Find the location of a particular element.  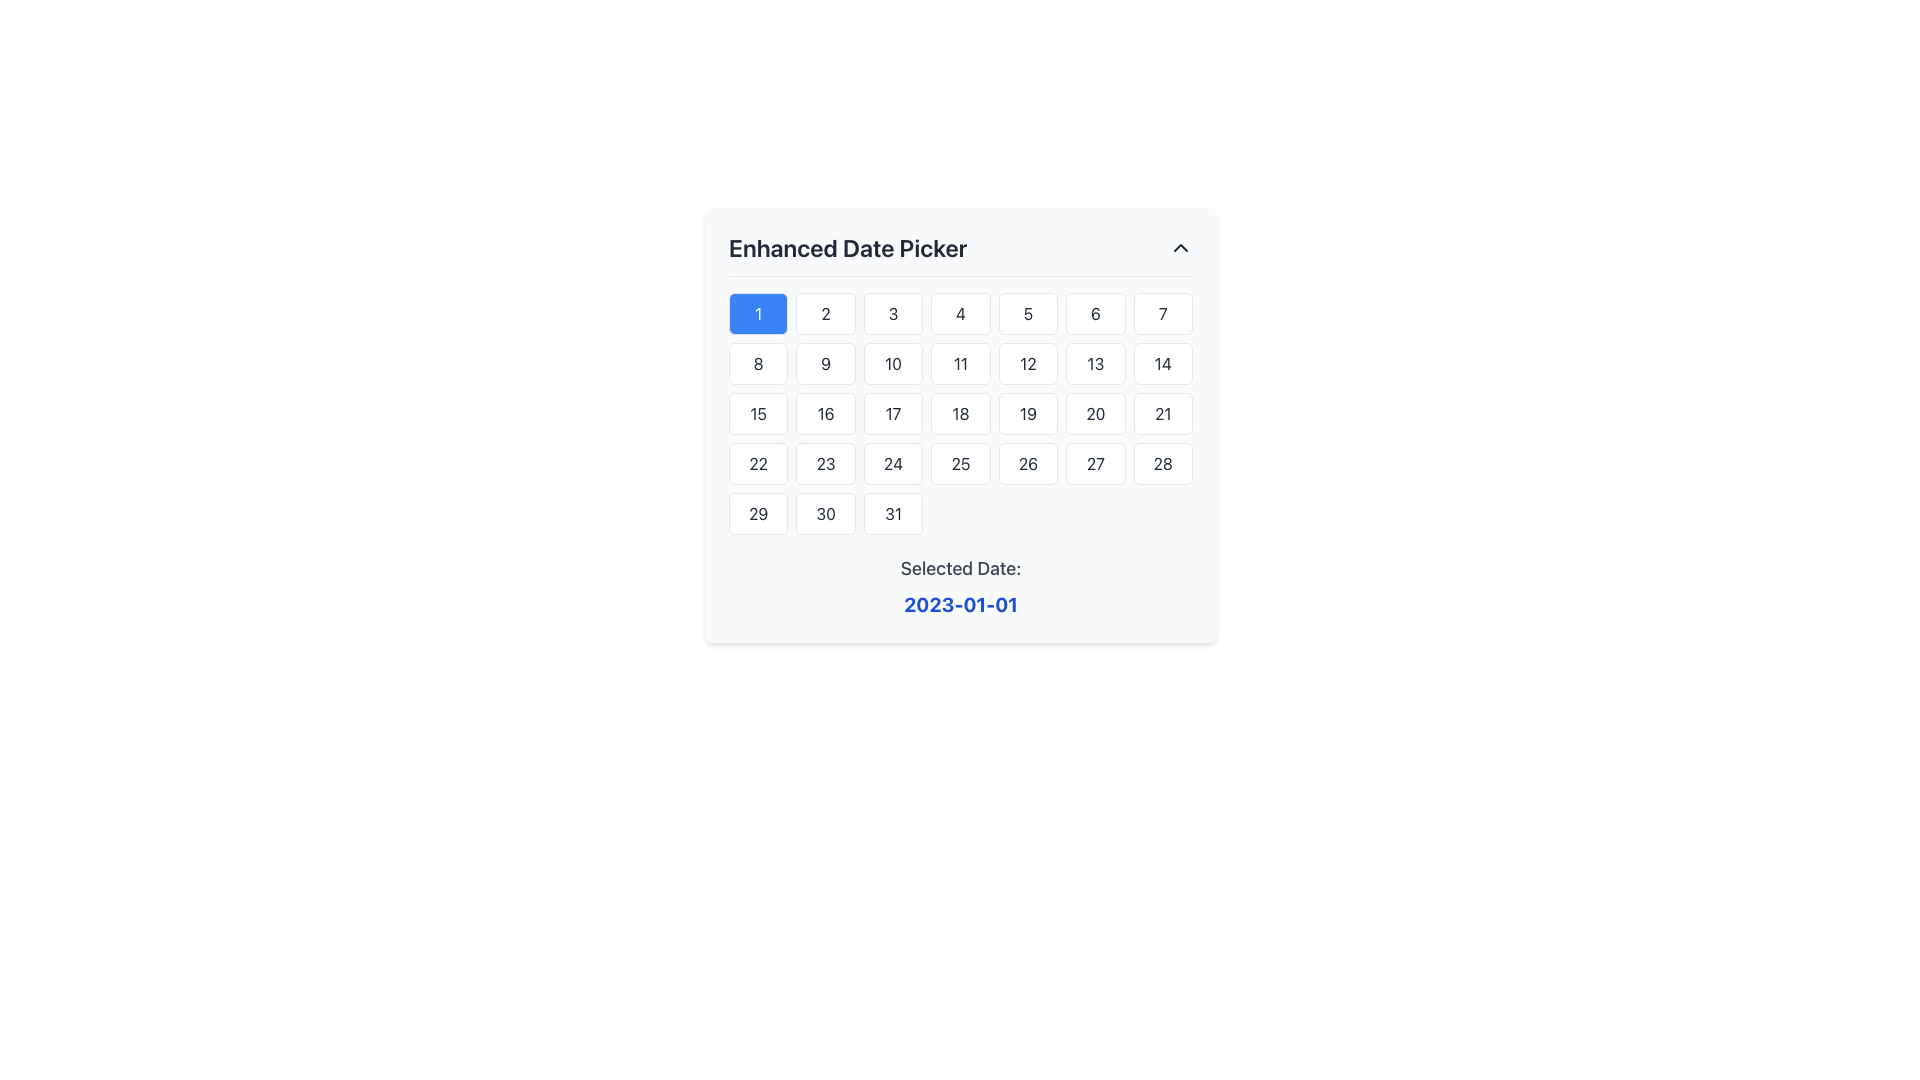

the rounded rectangular button labeled '17' is located at coordinates (892, 412).